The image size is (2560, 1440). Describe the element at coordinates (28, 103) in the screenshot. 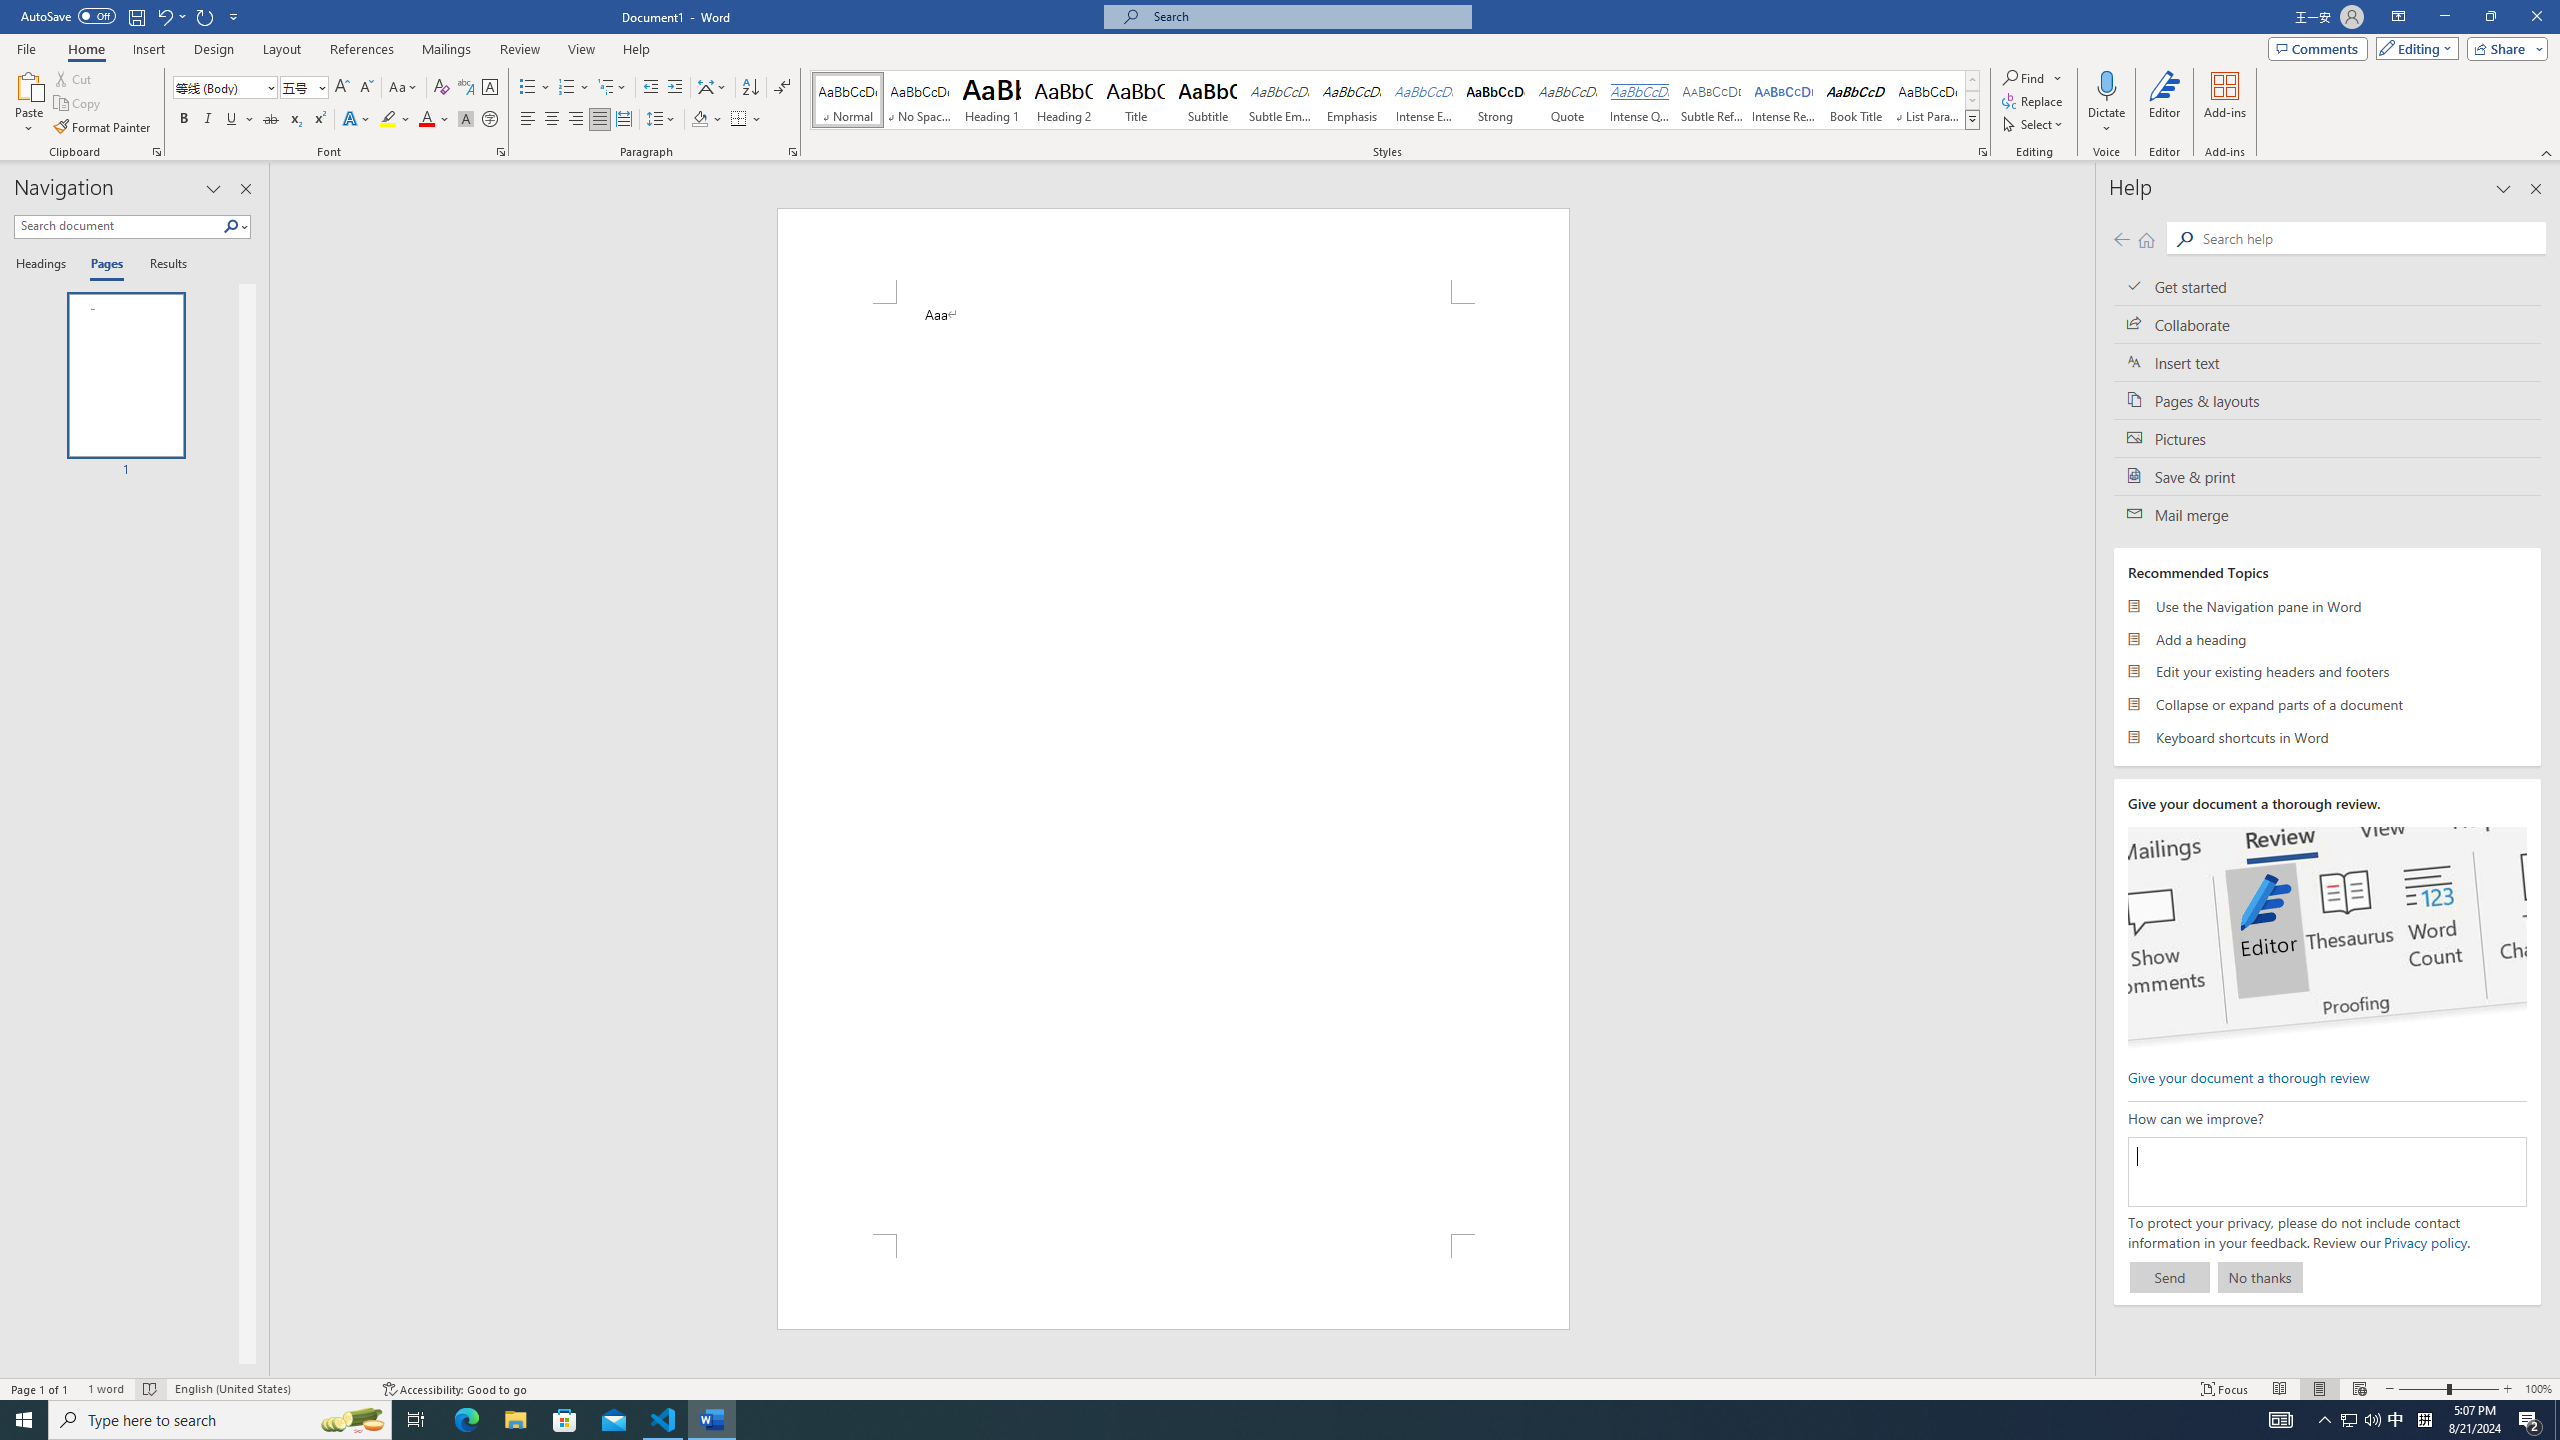

I see `'Paste'` at that location.